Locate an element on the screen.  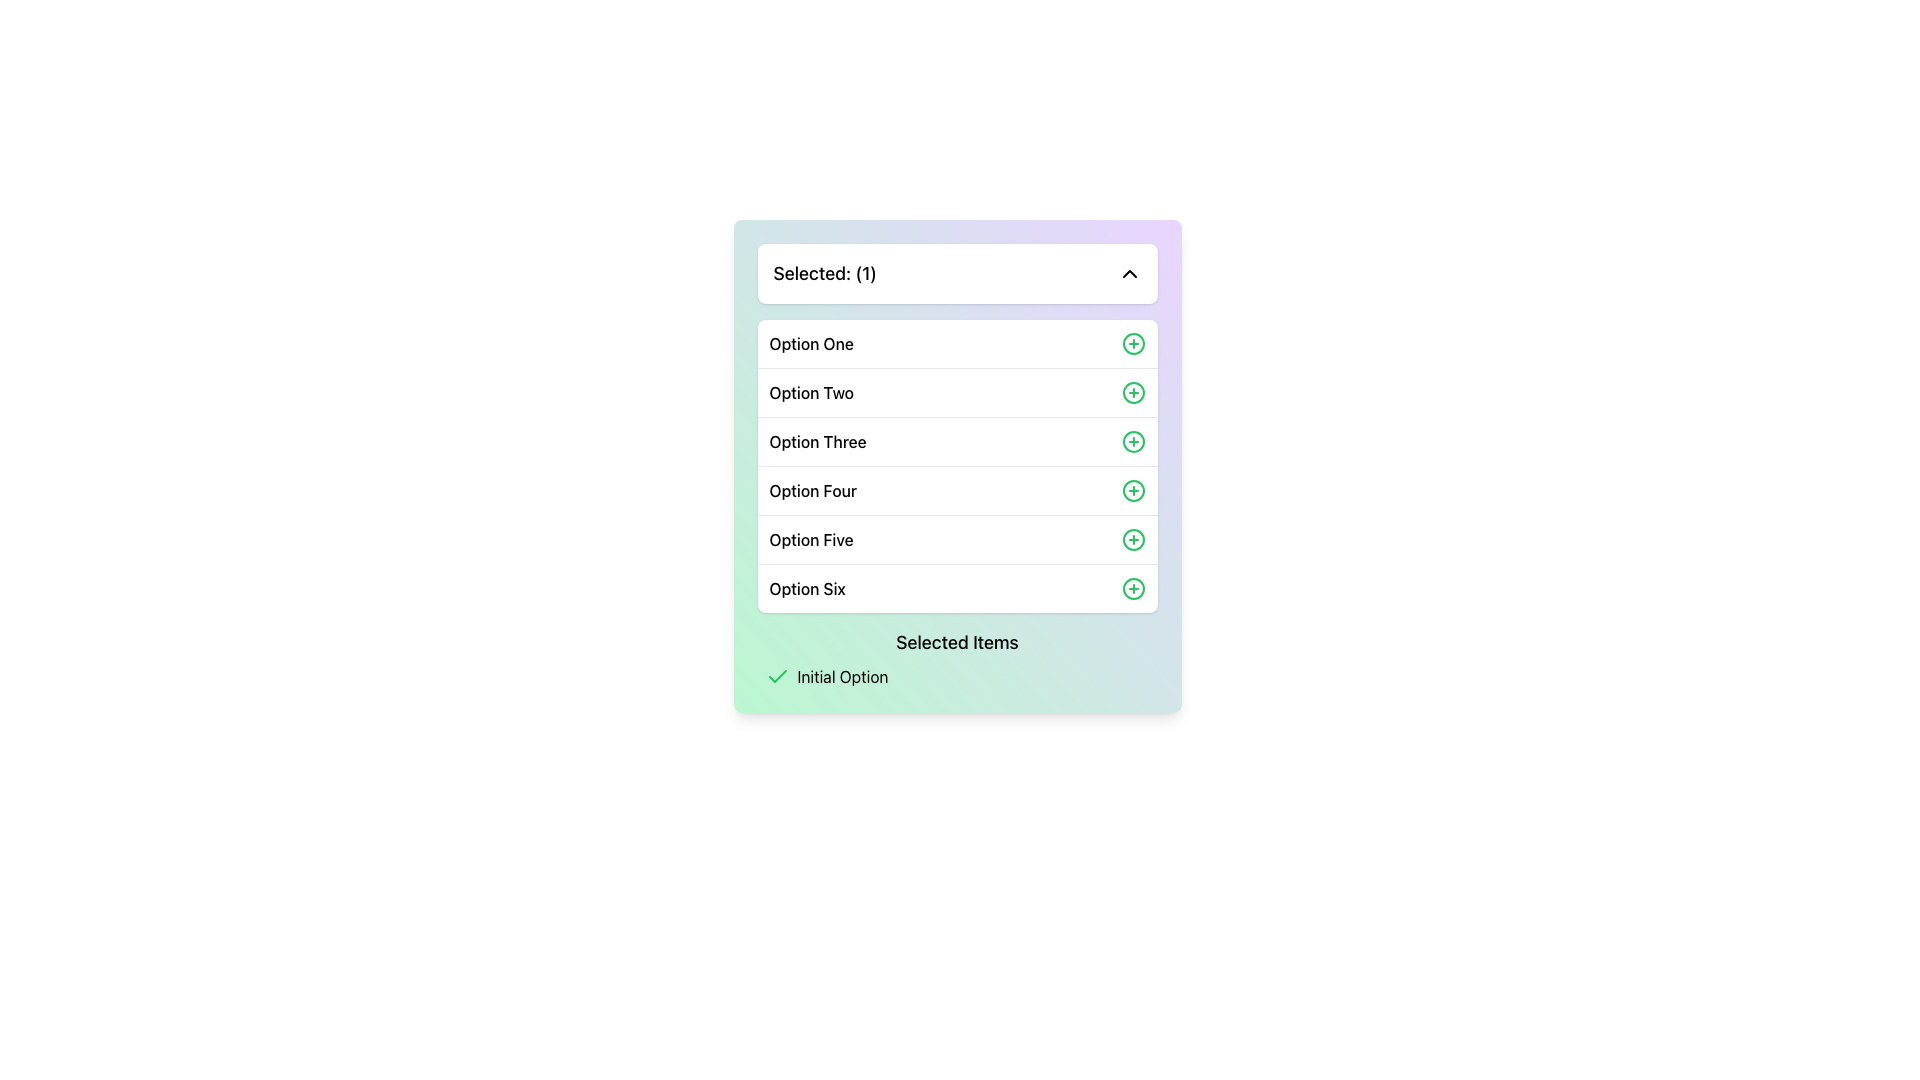
the button used for adding or selecting the 'Option Four' item from the dropdown list is located at coordinates (1133, 490).